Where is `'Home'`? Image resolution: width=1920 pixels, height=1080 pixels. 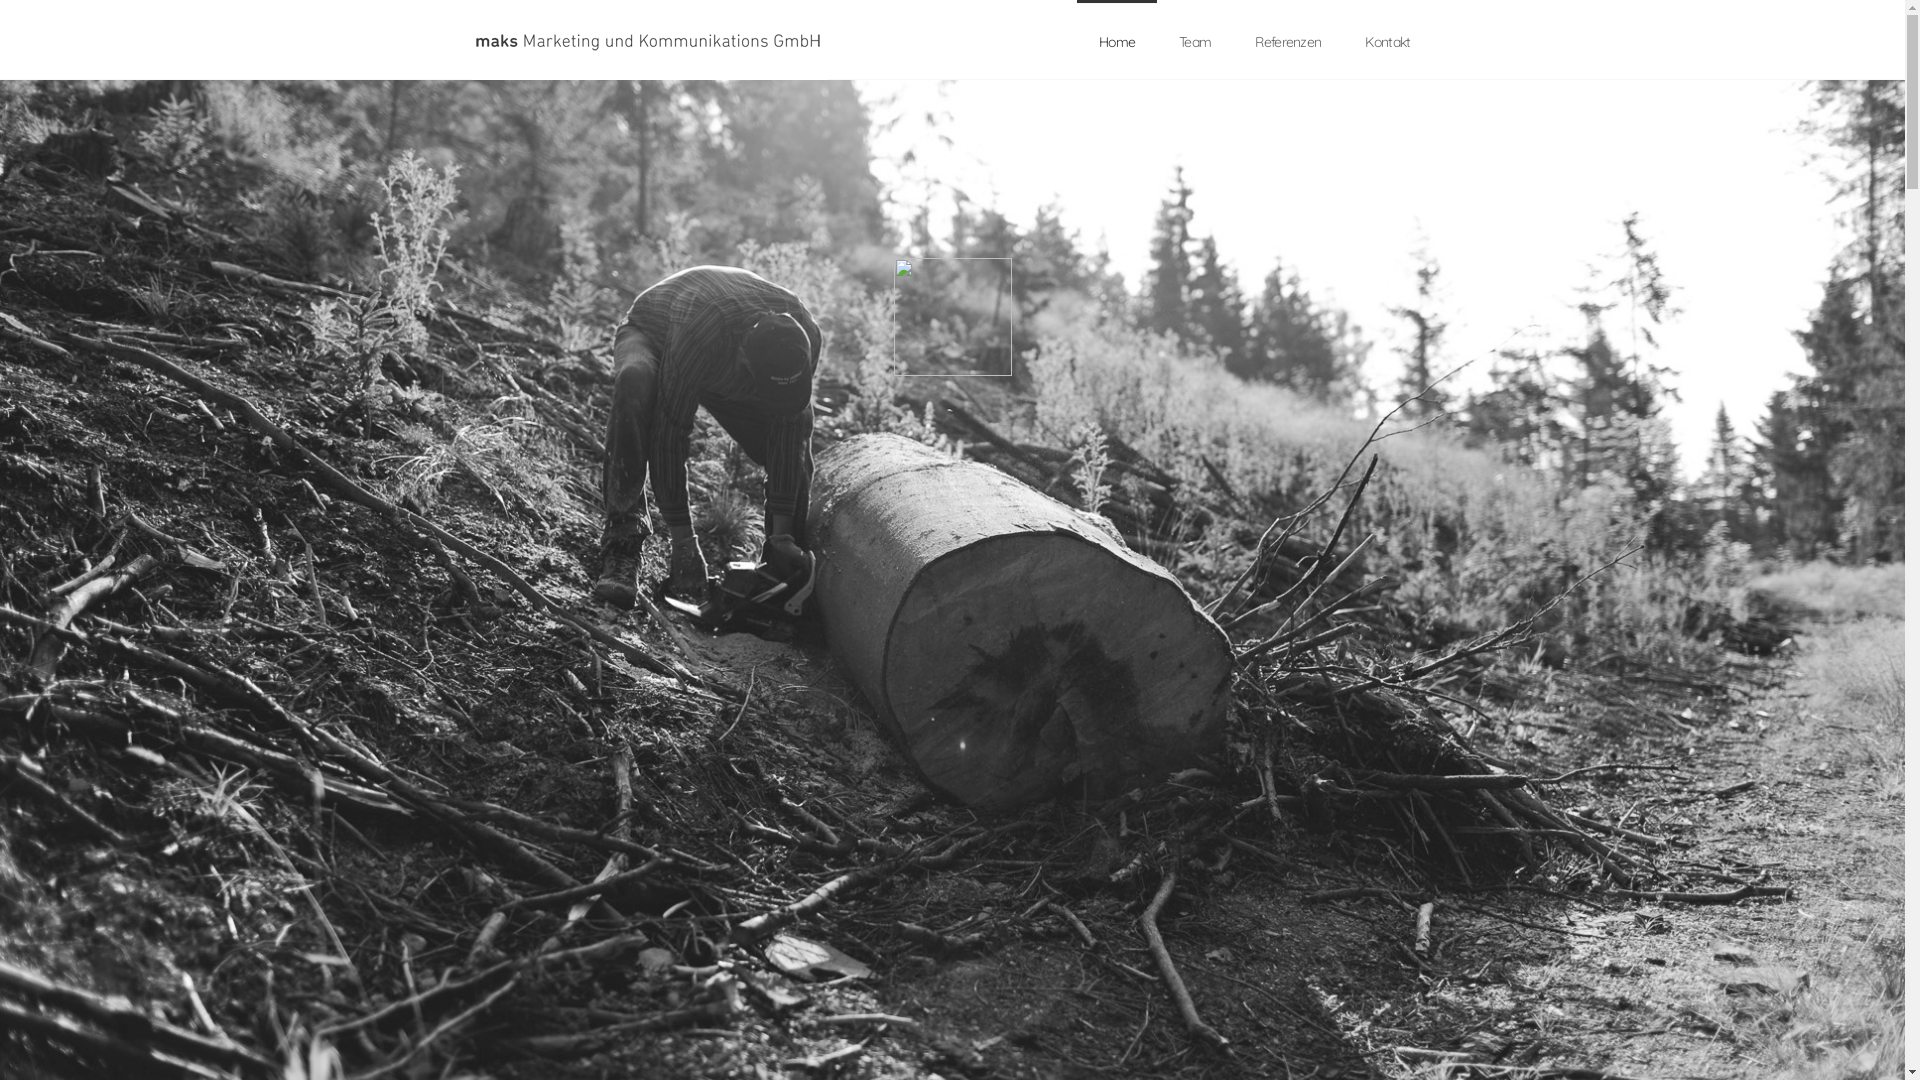 'Home' is located at coordinates (1116, 41).